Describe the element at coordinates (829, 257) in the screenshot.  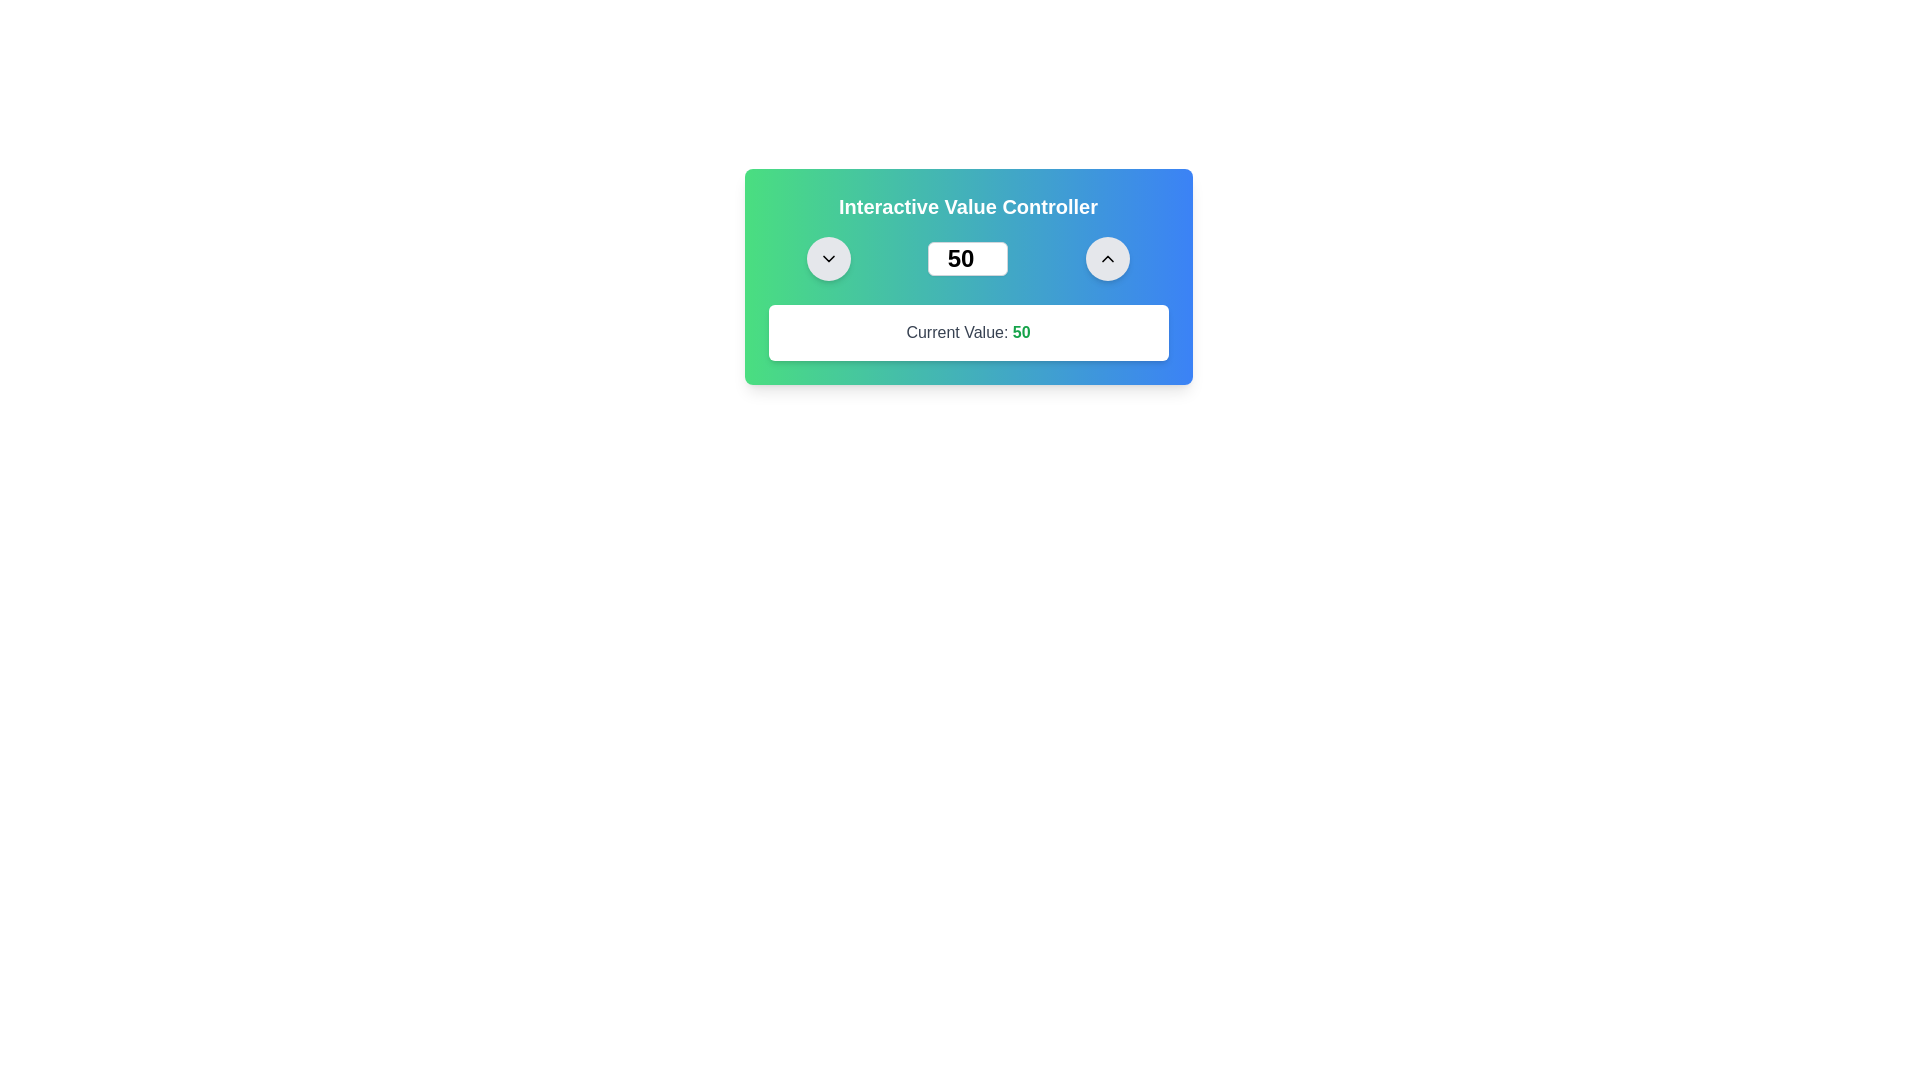
I see `the circular button icon on the right side near the top of the panel` at that location.